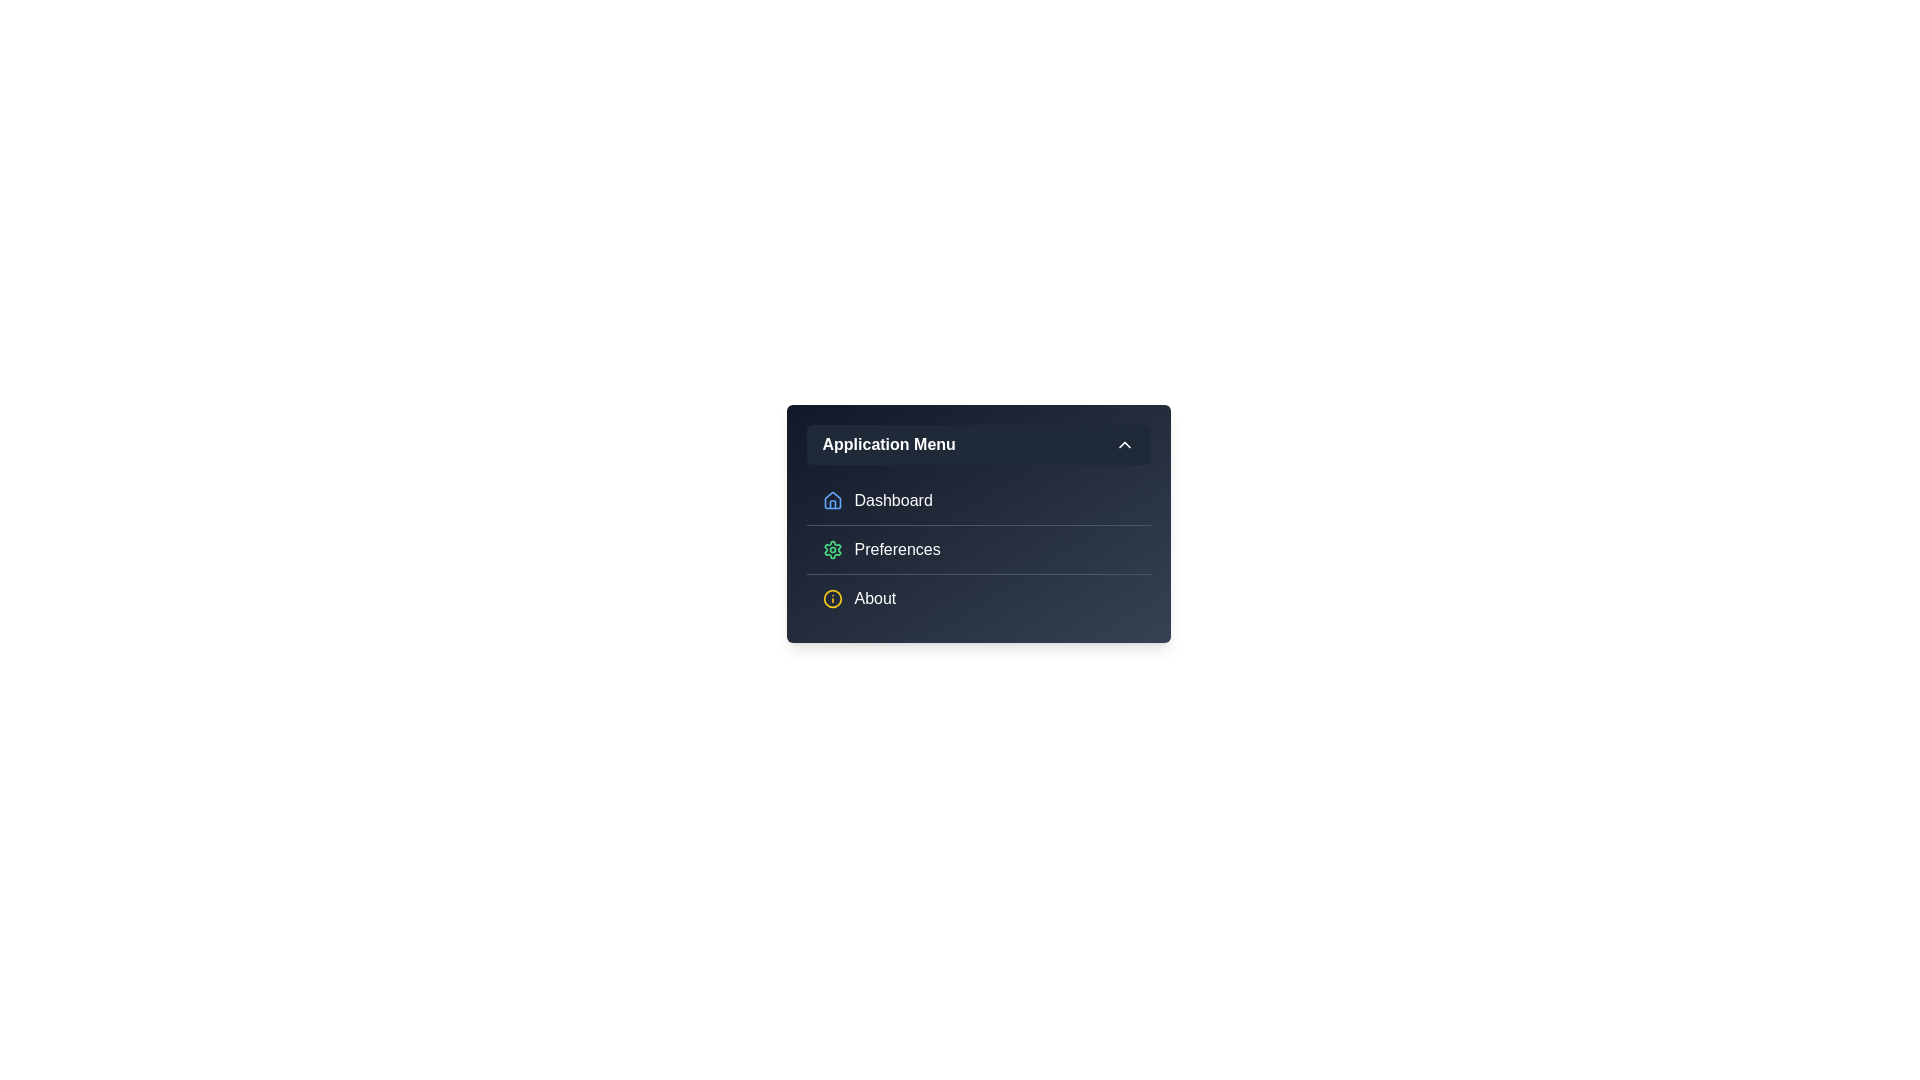  Describe the element at coordinates (978, 597) in the screenshot. I see `the menu item About from the options available` at that location.